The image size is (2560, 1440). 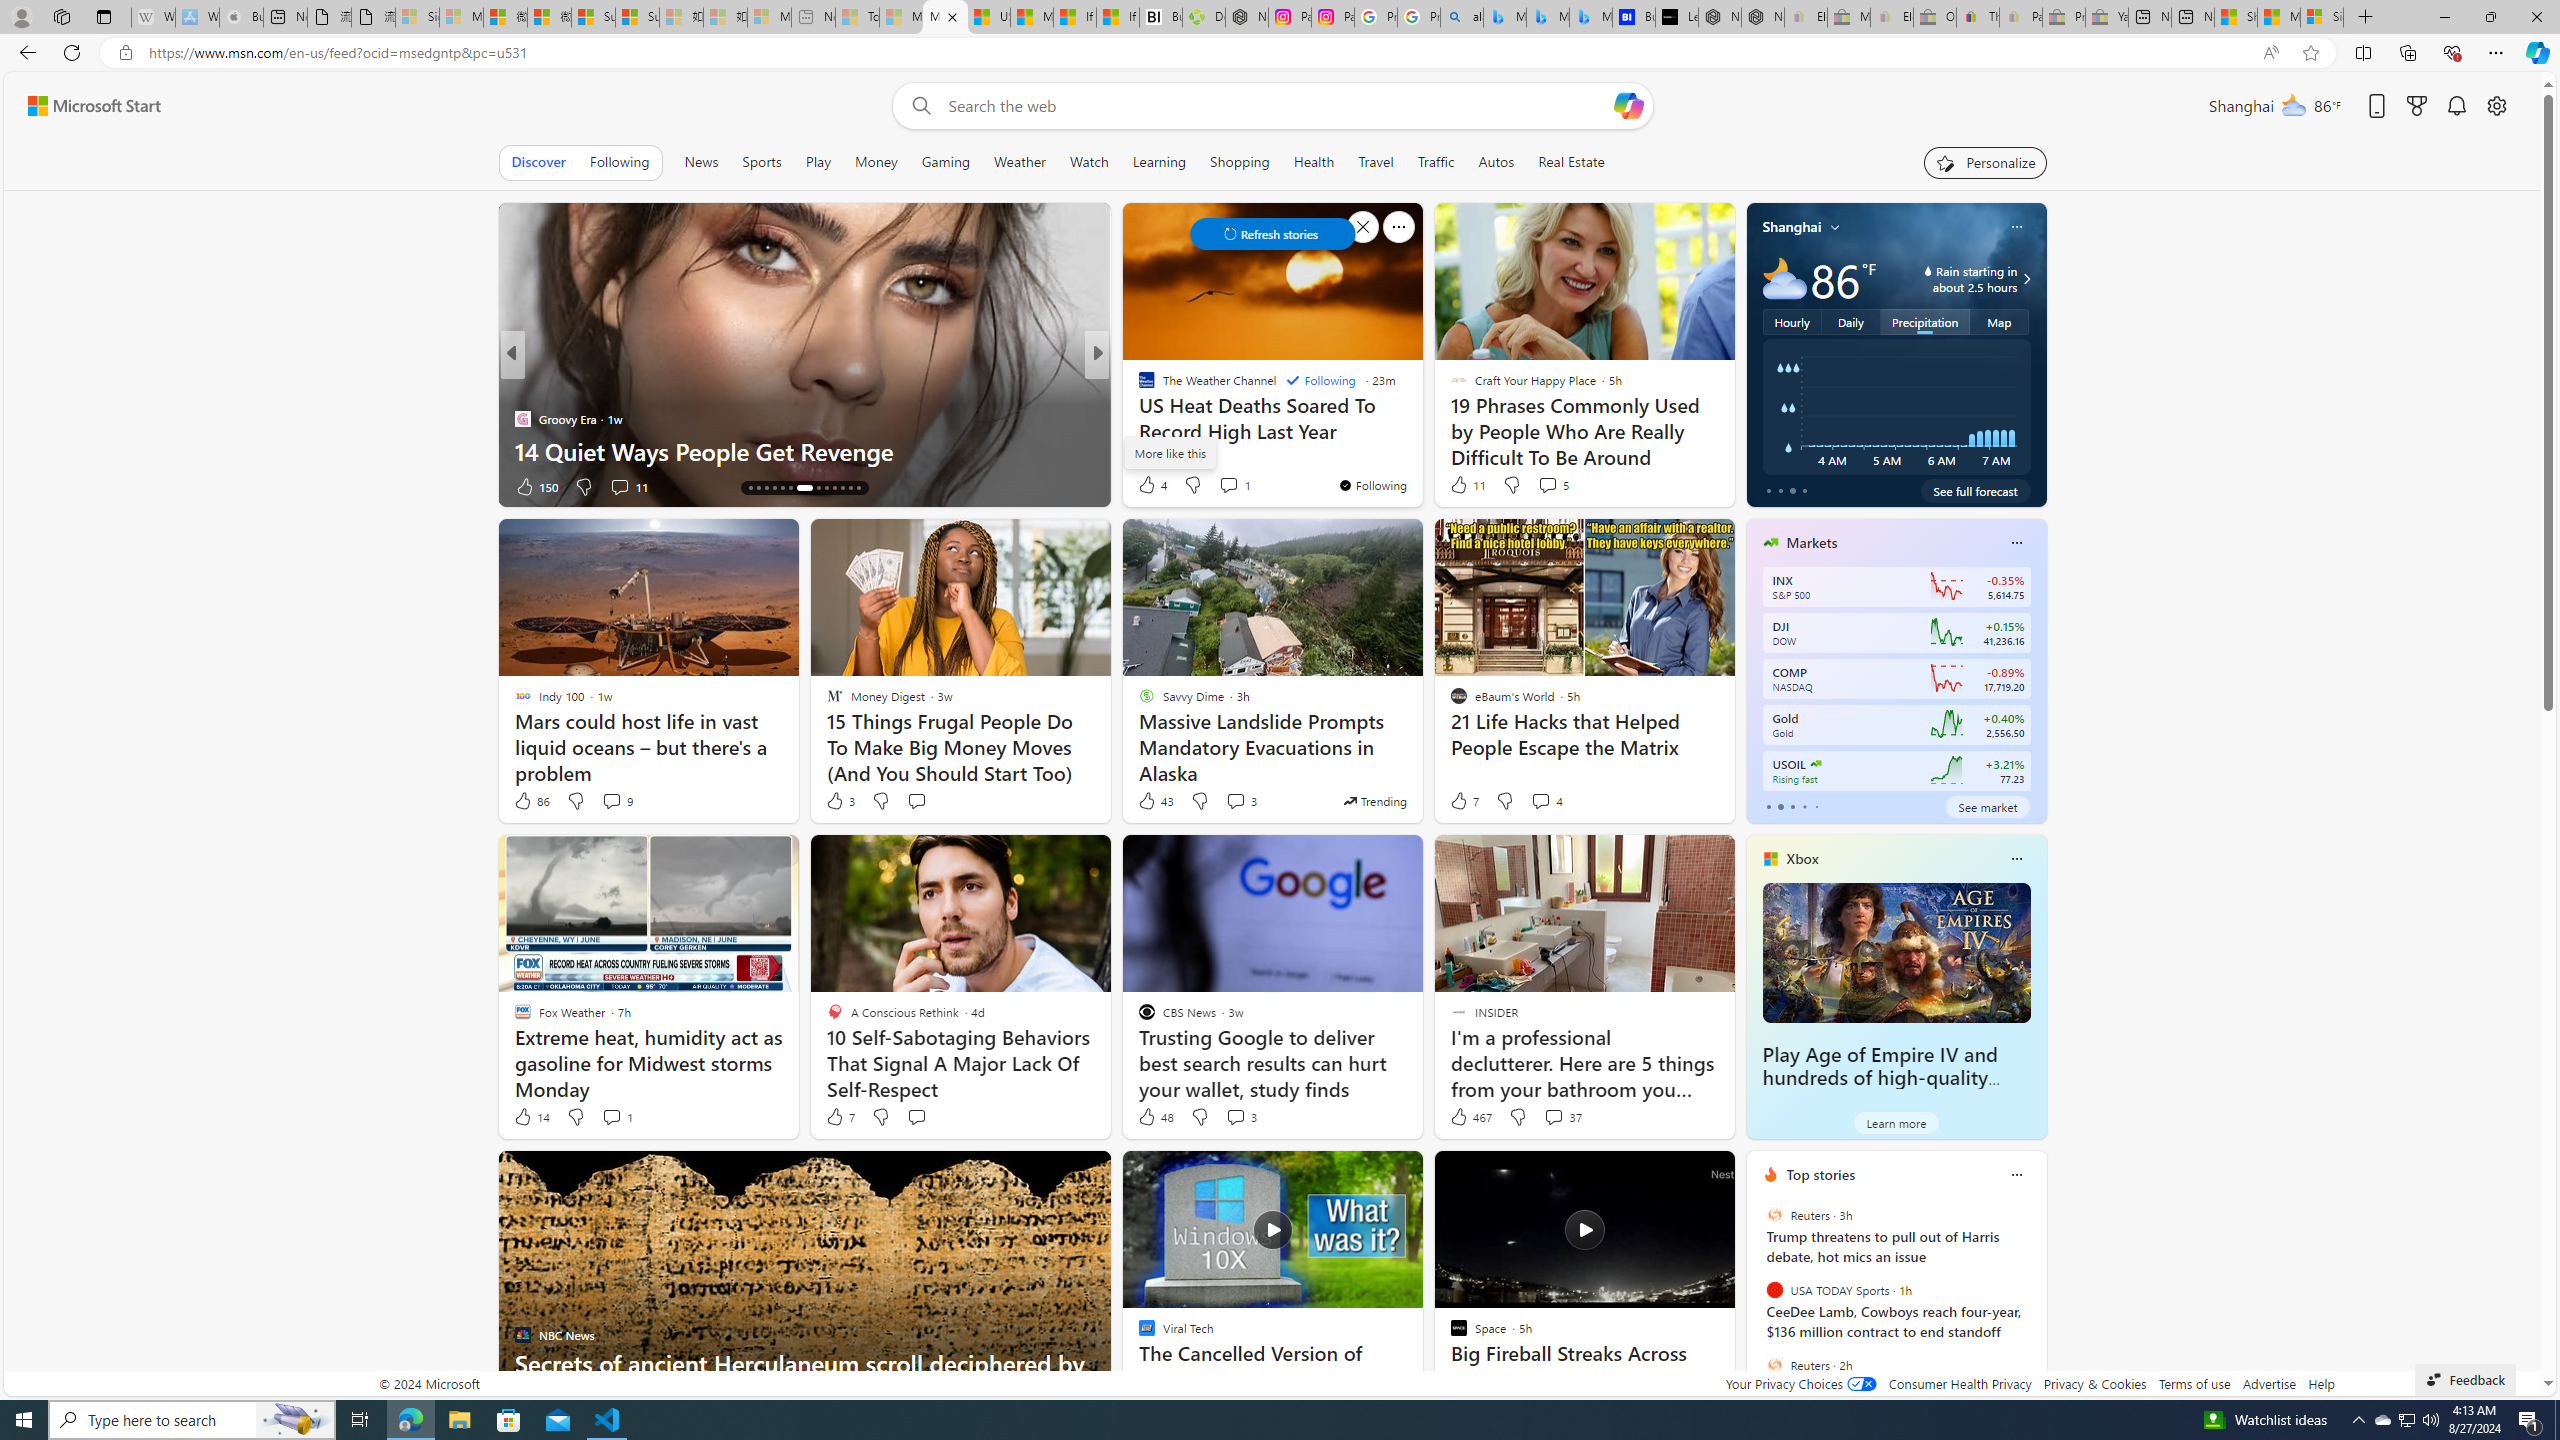 What do you see at coordinates (769, 16) in the screenshot?
I see `'Microsoft account | Account Checkup - Sleeping'` at bounding box center [769, 16].